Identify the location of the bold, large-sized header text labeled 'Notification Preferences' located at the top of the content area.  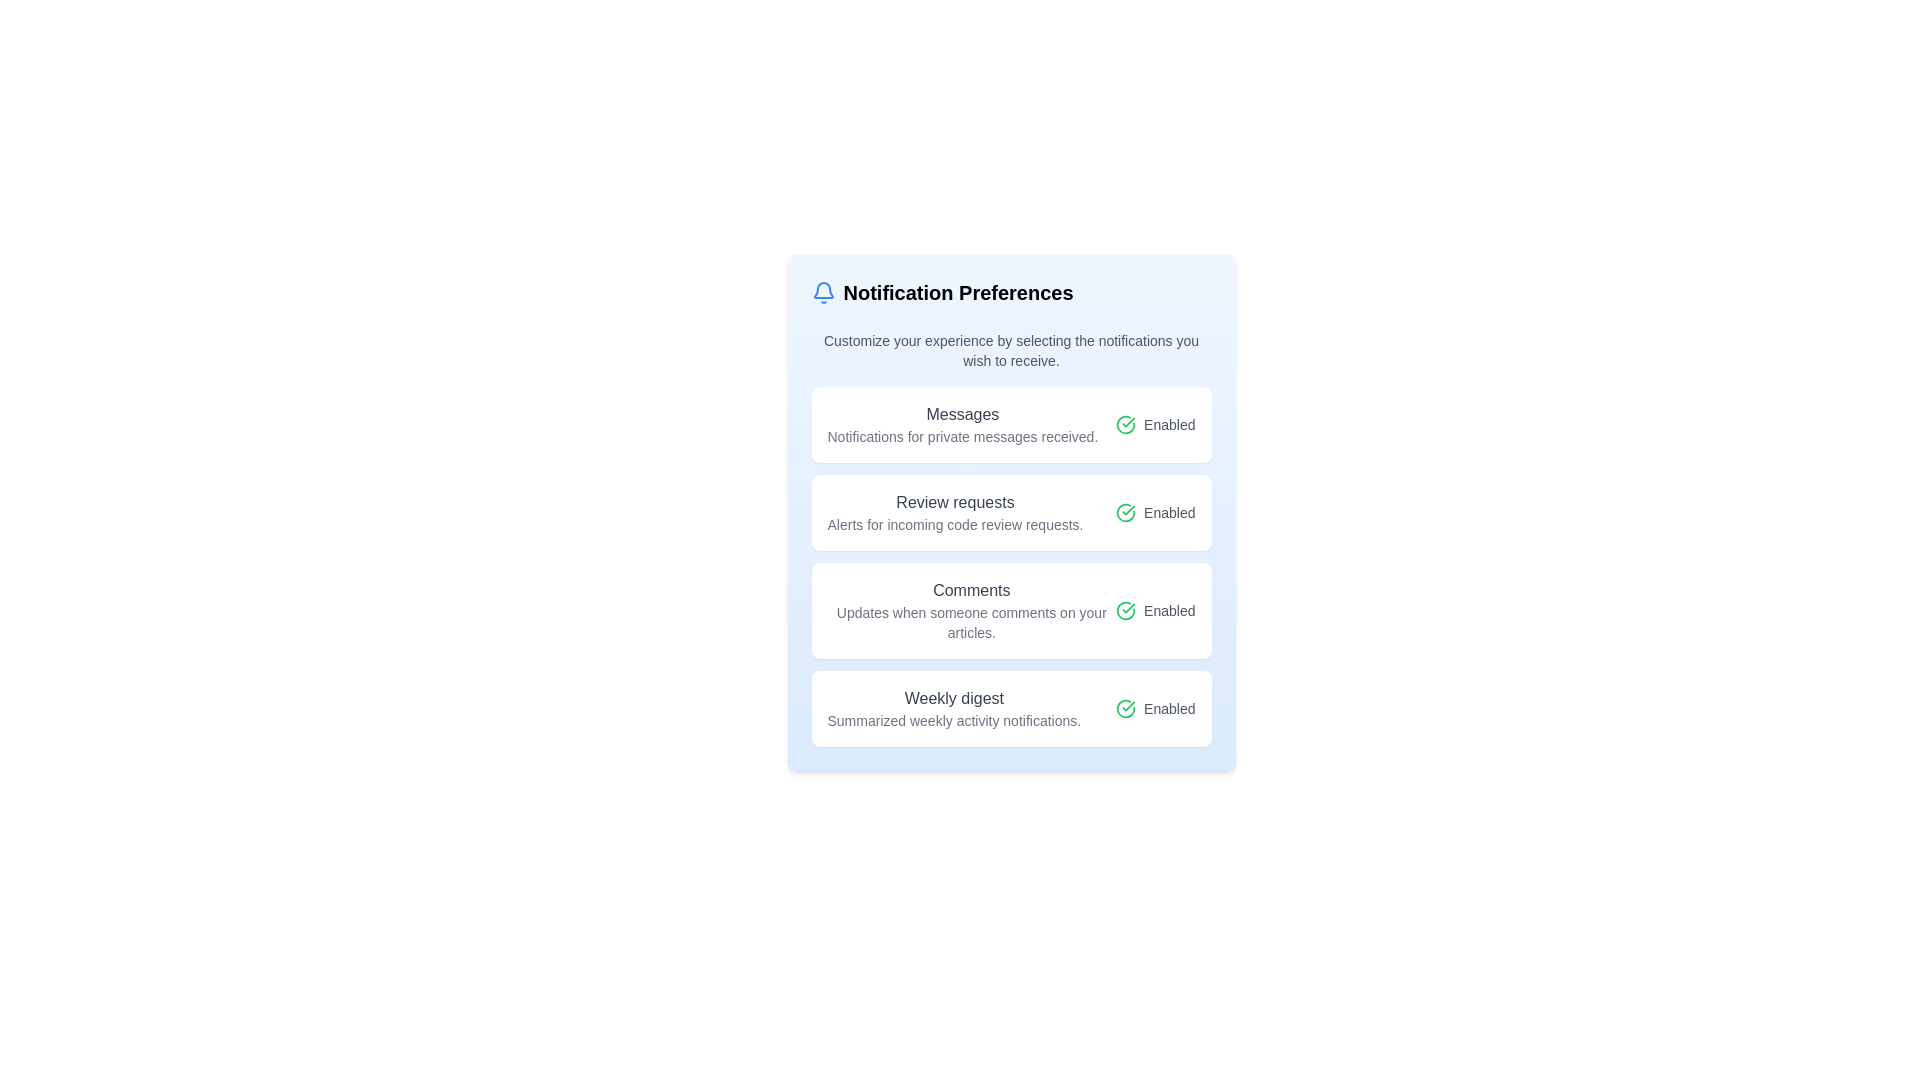
(957, 293).